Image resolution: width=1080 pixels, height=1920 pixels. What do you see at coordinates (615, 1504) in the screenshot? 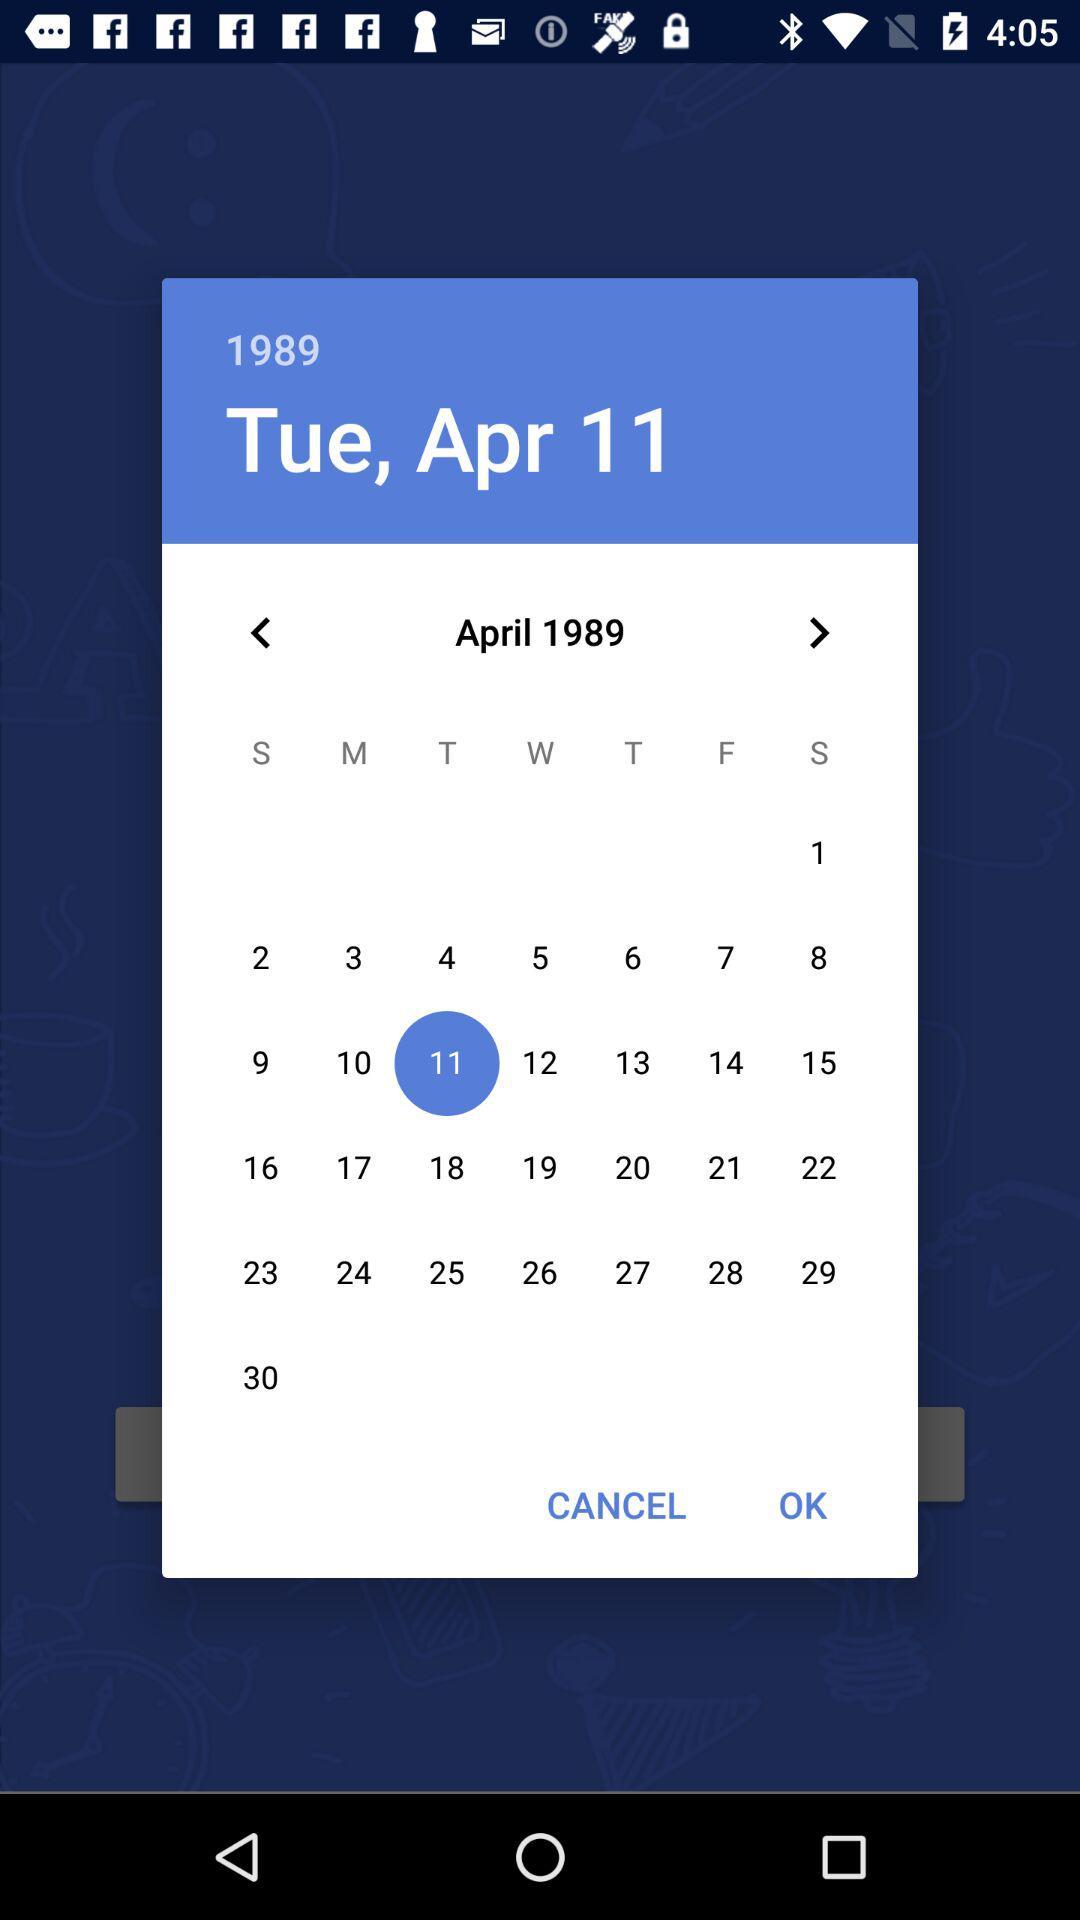
I see `the cancel` at bounding box center [615, 1504].